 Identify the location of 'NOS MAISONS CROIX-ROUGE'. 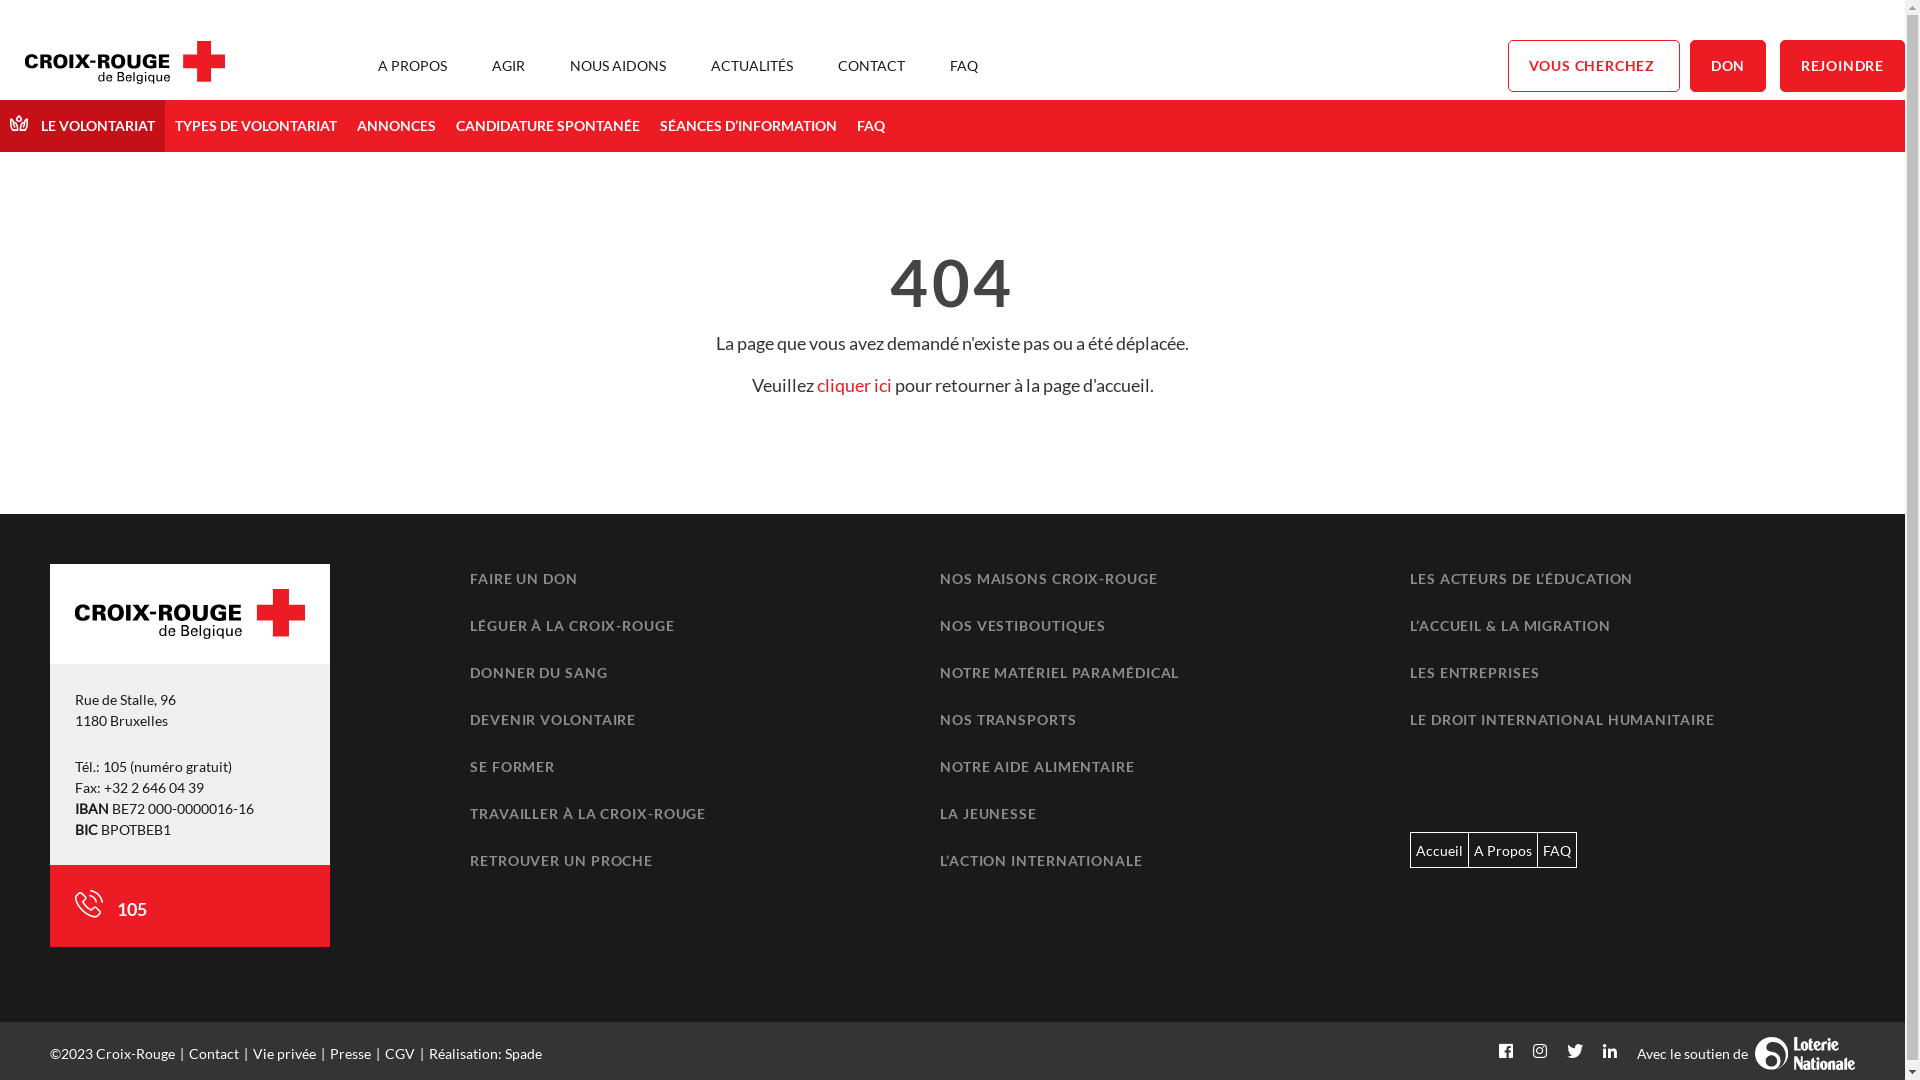
(1048, 578).